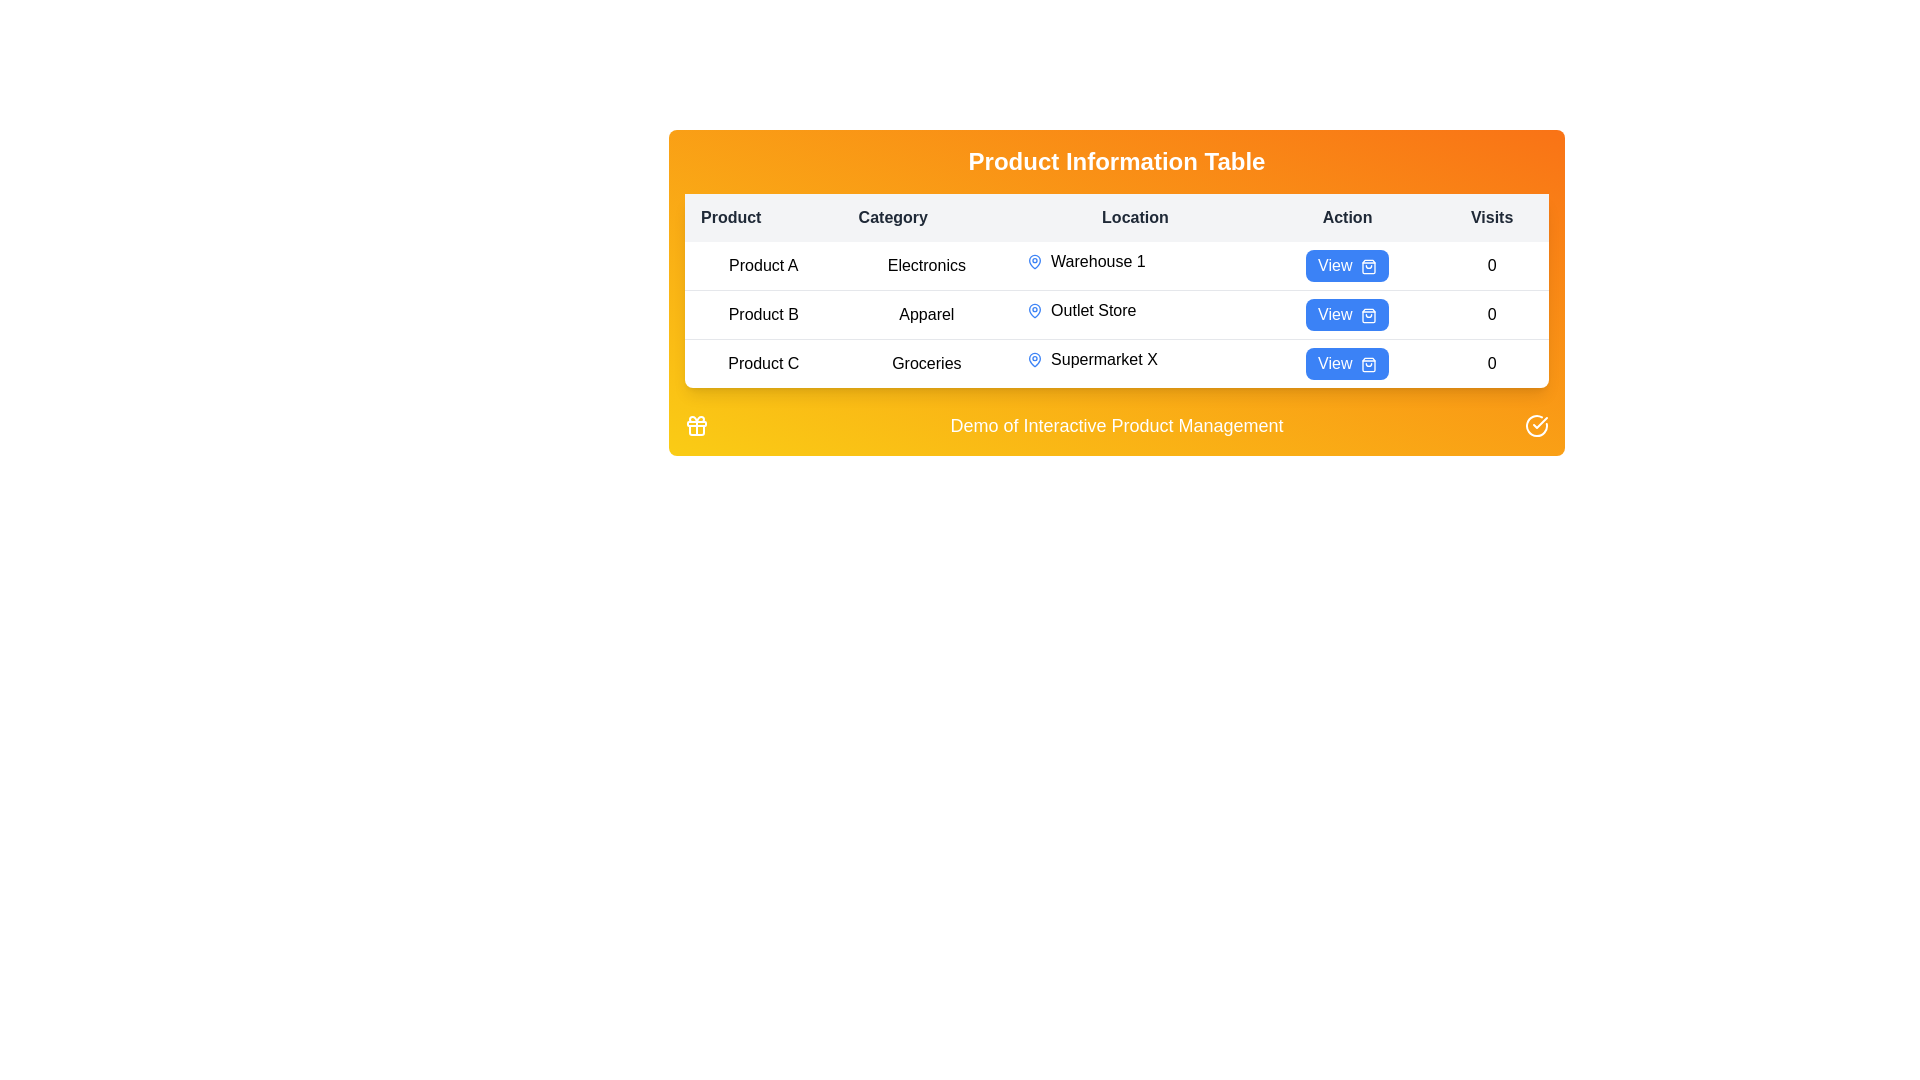 This screenshot has width=1920, height=1080. I want to click on the fourth header cell in the table that labels the 'Action' column, located between 'Location' and 'Visits', so click(1347, 218).